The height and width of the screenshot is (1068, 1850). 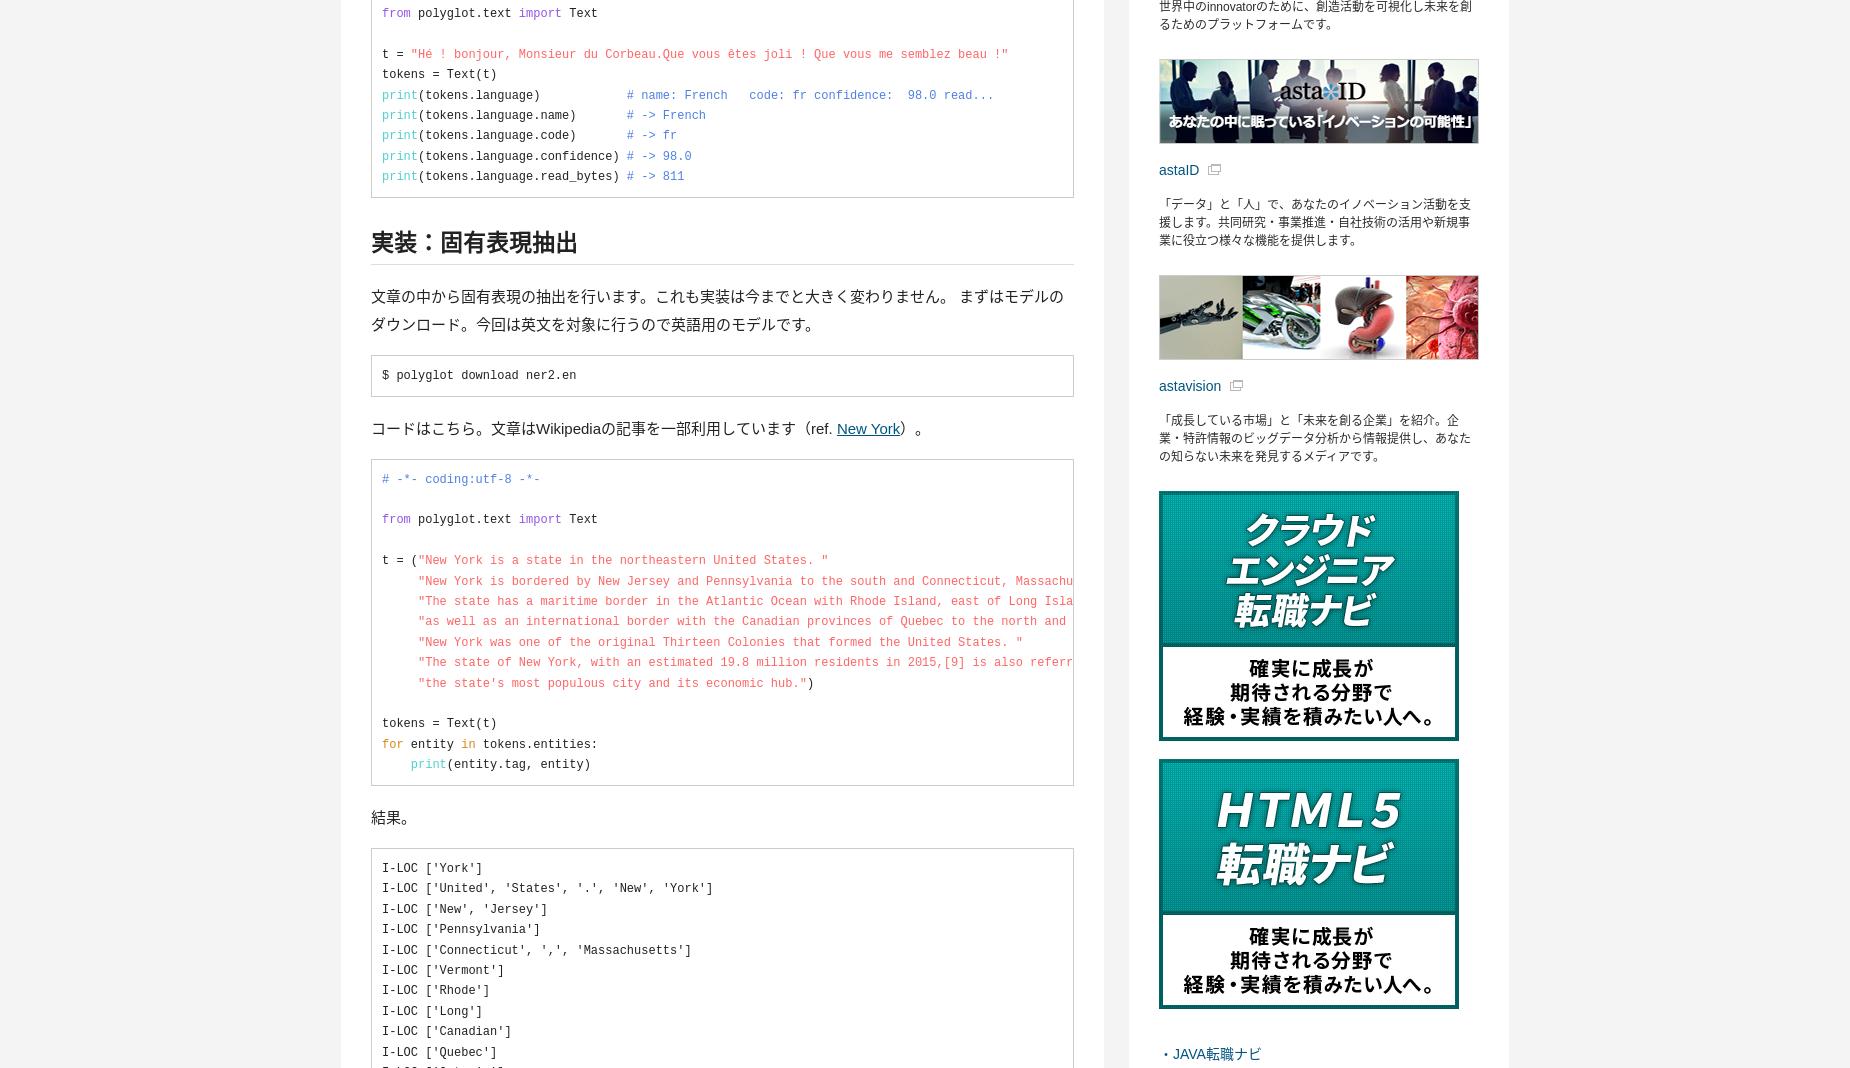 I want to click on 'tokens.entities:', so click(x=490, y=754).